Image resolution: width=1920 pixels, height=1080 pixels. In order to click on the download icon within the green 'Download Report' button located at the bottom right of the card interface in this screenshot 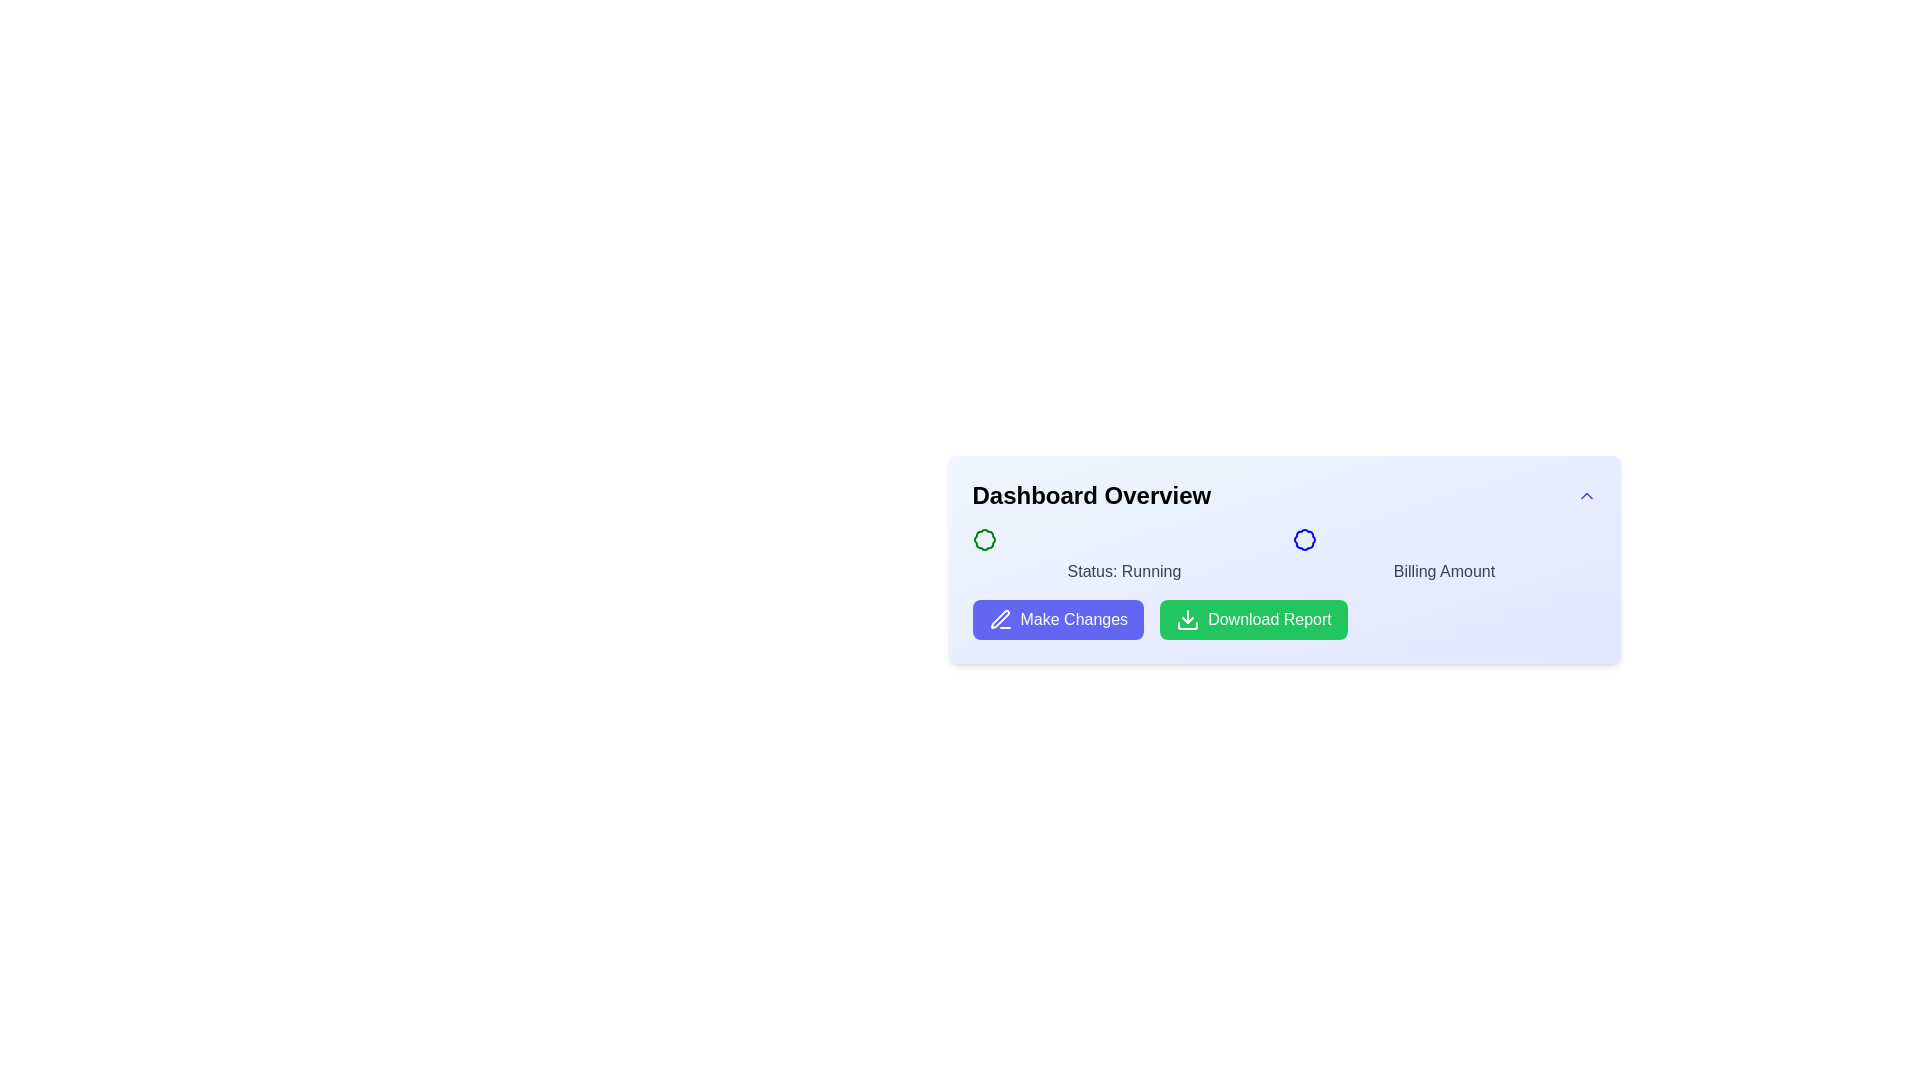, I will do `click(1188, 624)`.